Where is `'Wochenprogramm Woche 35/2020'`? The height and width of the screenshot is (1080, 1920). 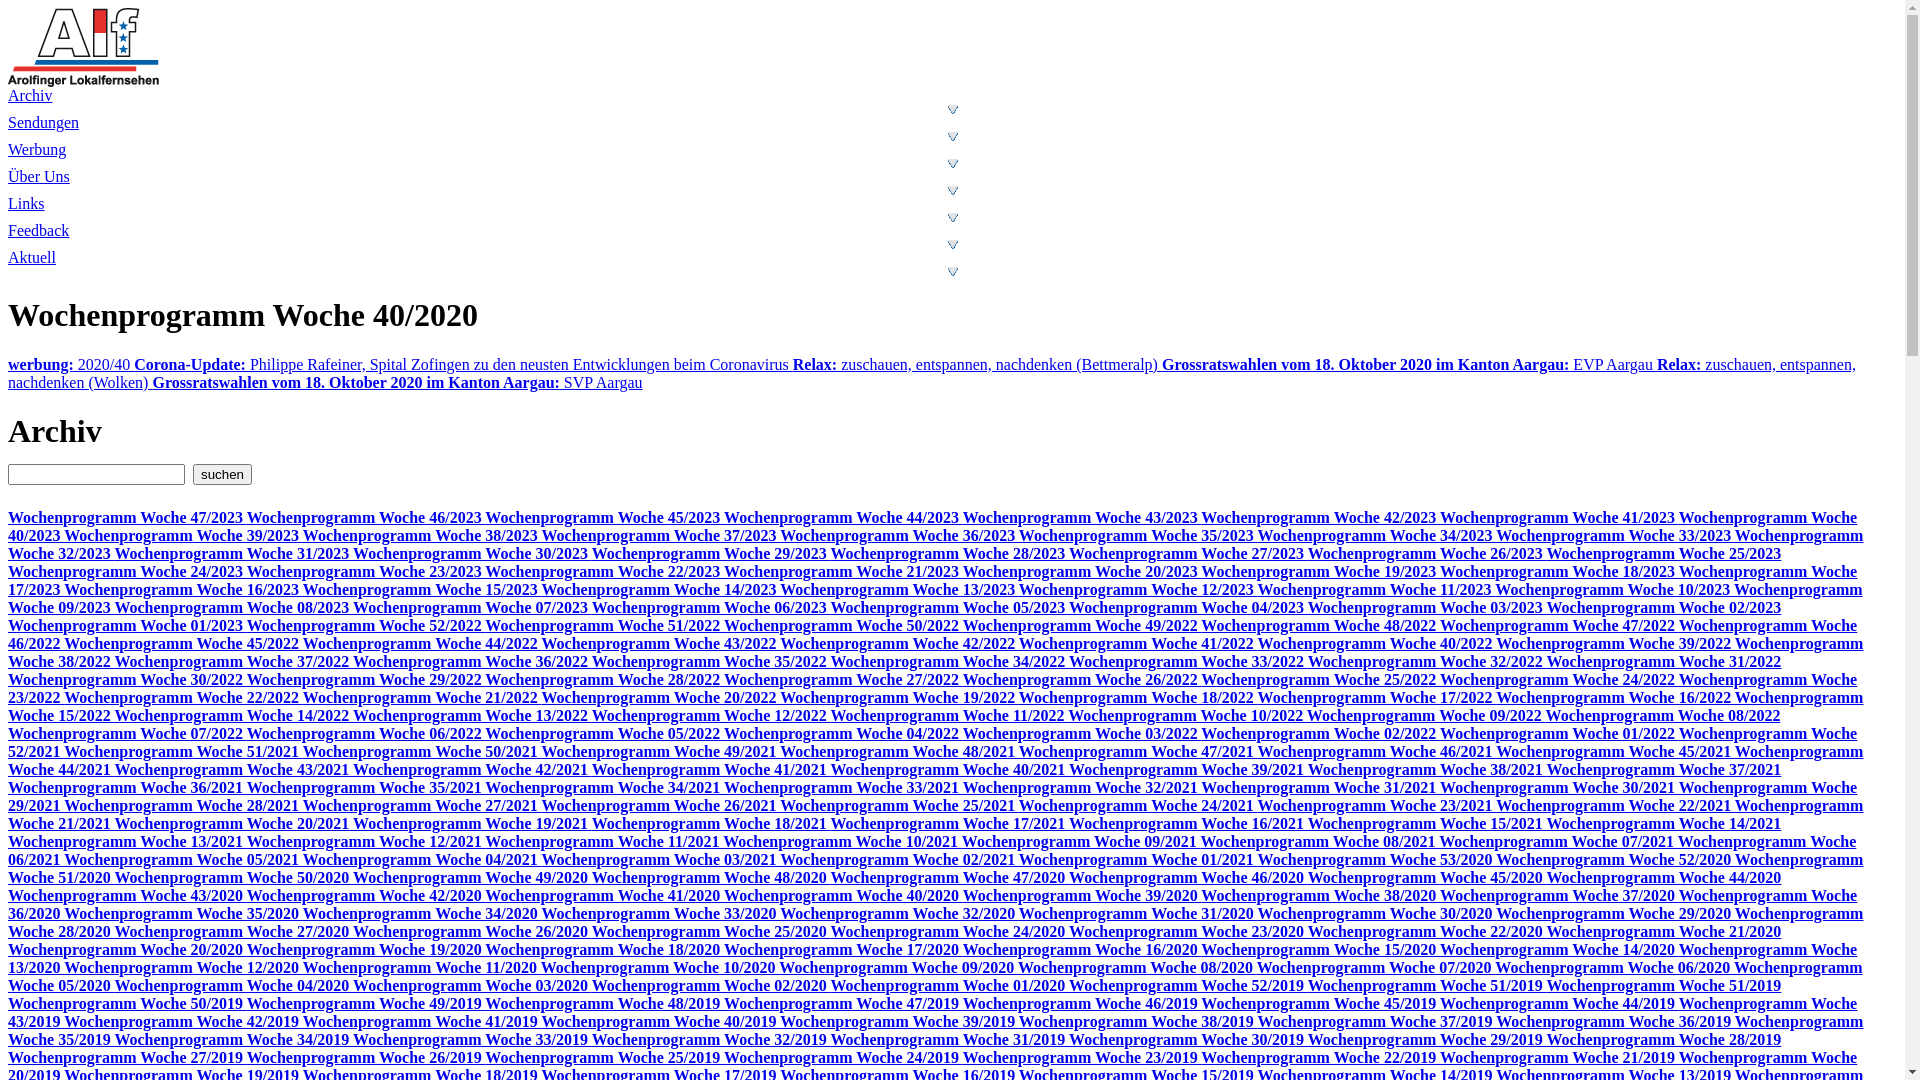 'Wochenprogramm Woche 35/2020' is located at coordinates (183, 913).